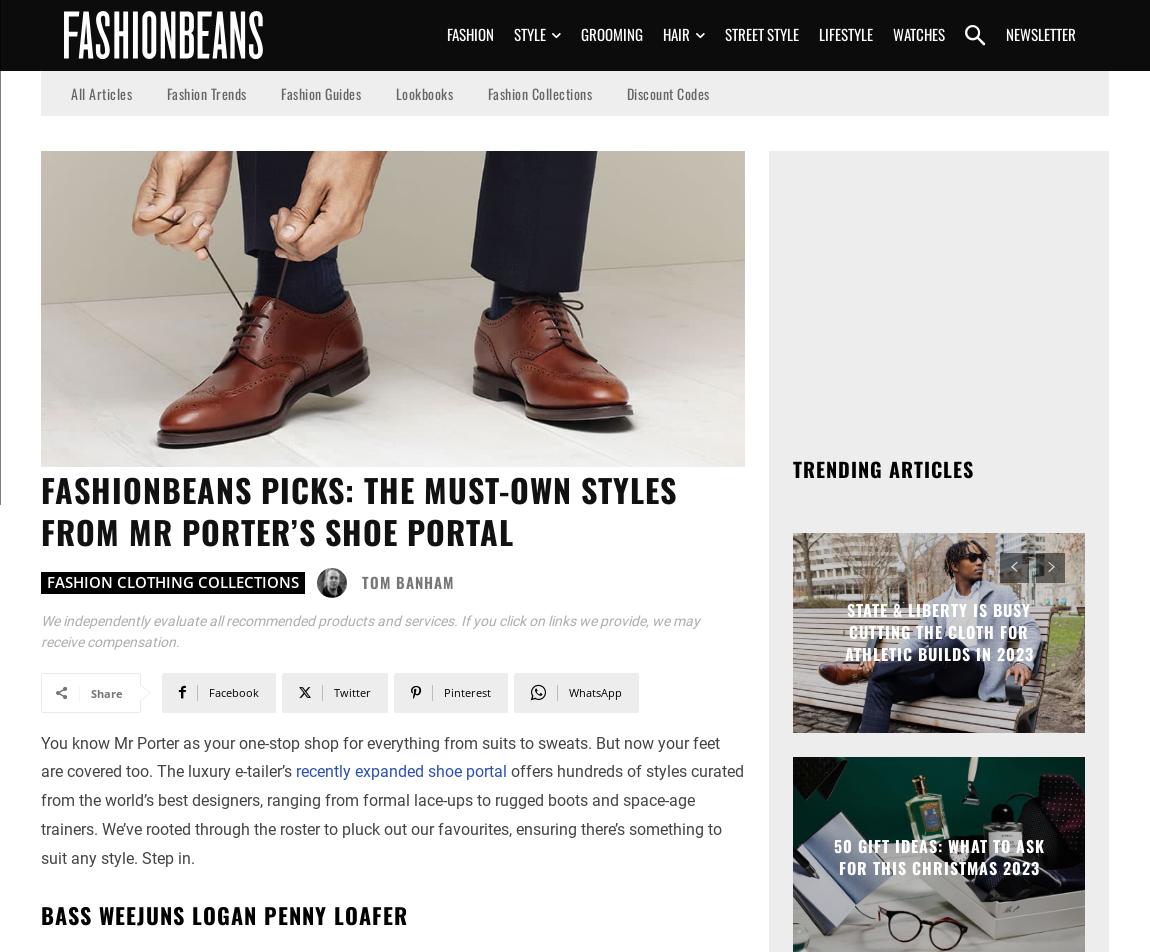 Image resolution: width=1150 pixels, height=952 pixels. Describe the element at coordinates (666, 92) in the screenshot. I see `'Discount Codes'` at that location.